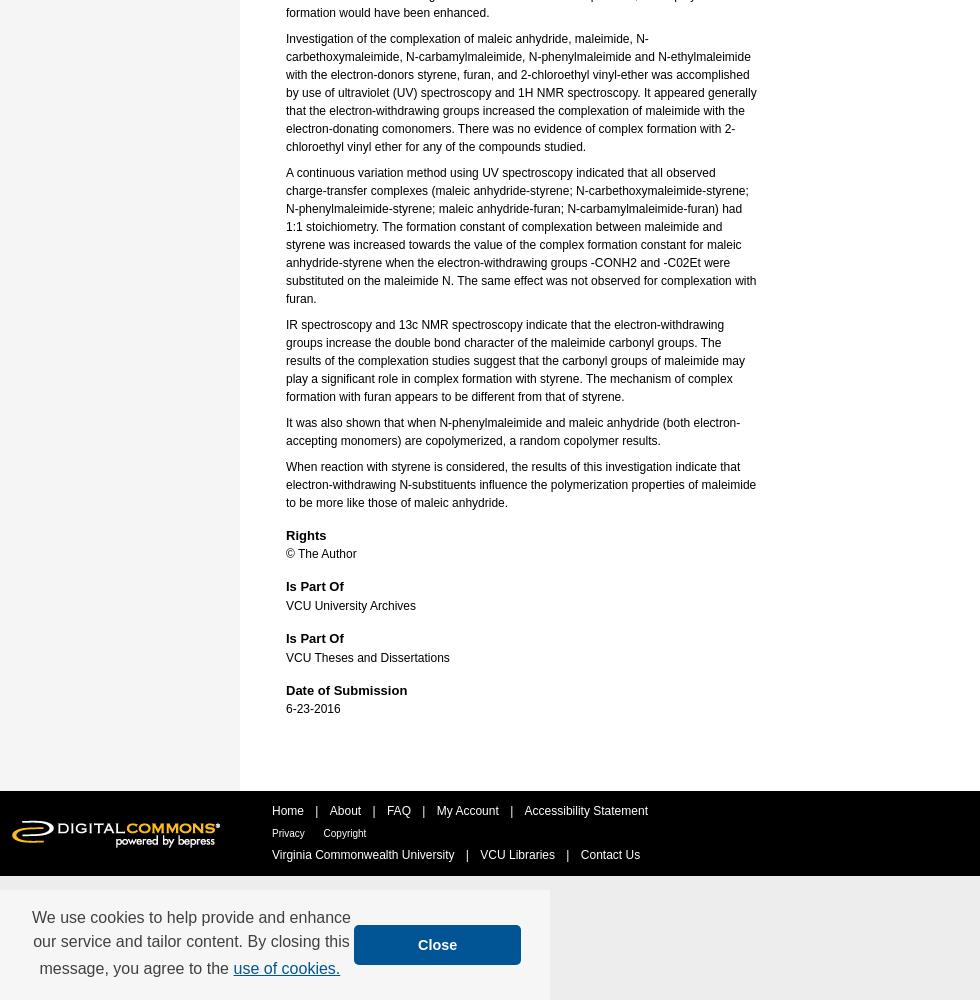 The height and width of the screenshot is (1000, 980). I want to click on 'It was also shown that when N-phenylmaleimide and maleic anhydride (both electron-accepting monomers) are copolymerized, a random copolymer results.', so click(513, 431).